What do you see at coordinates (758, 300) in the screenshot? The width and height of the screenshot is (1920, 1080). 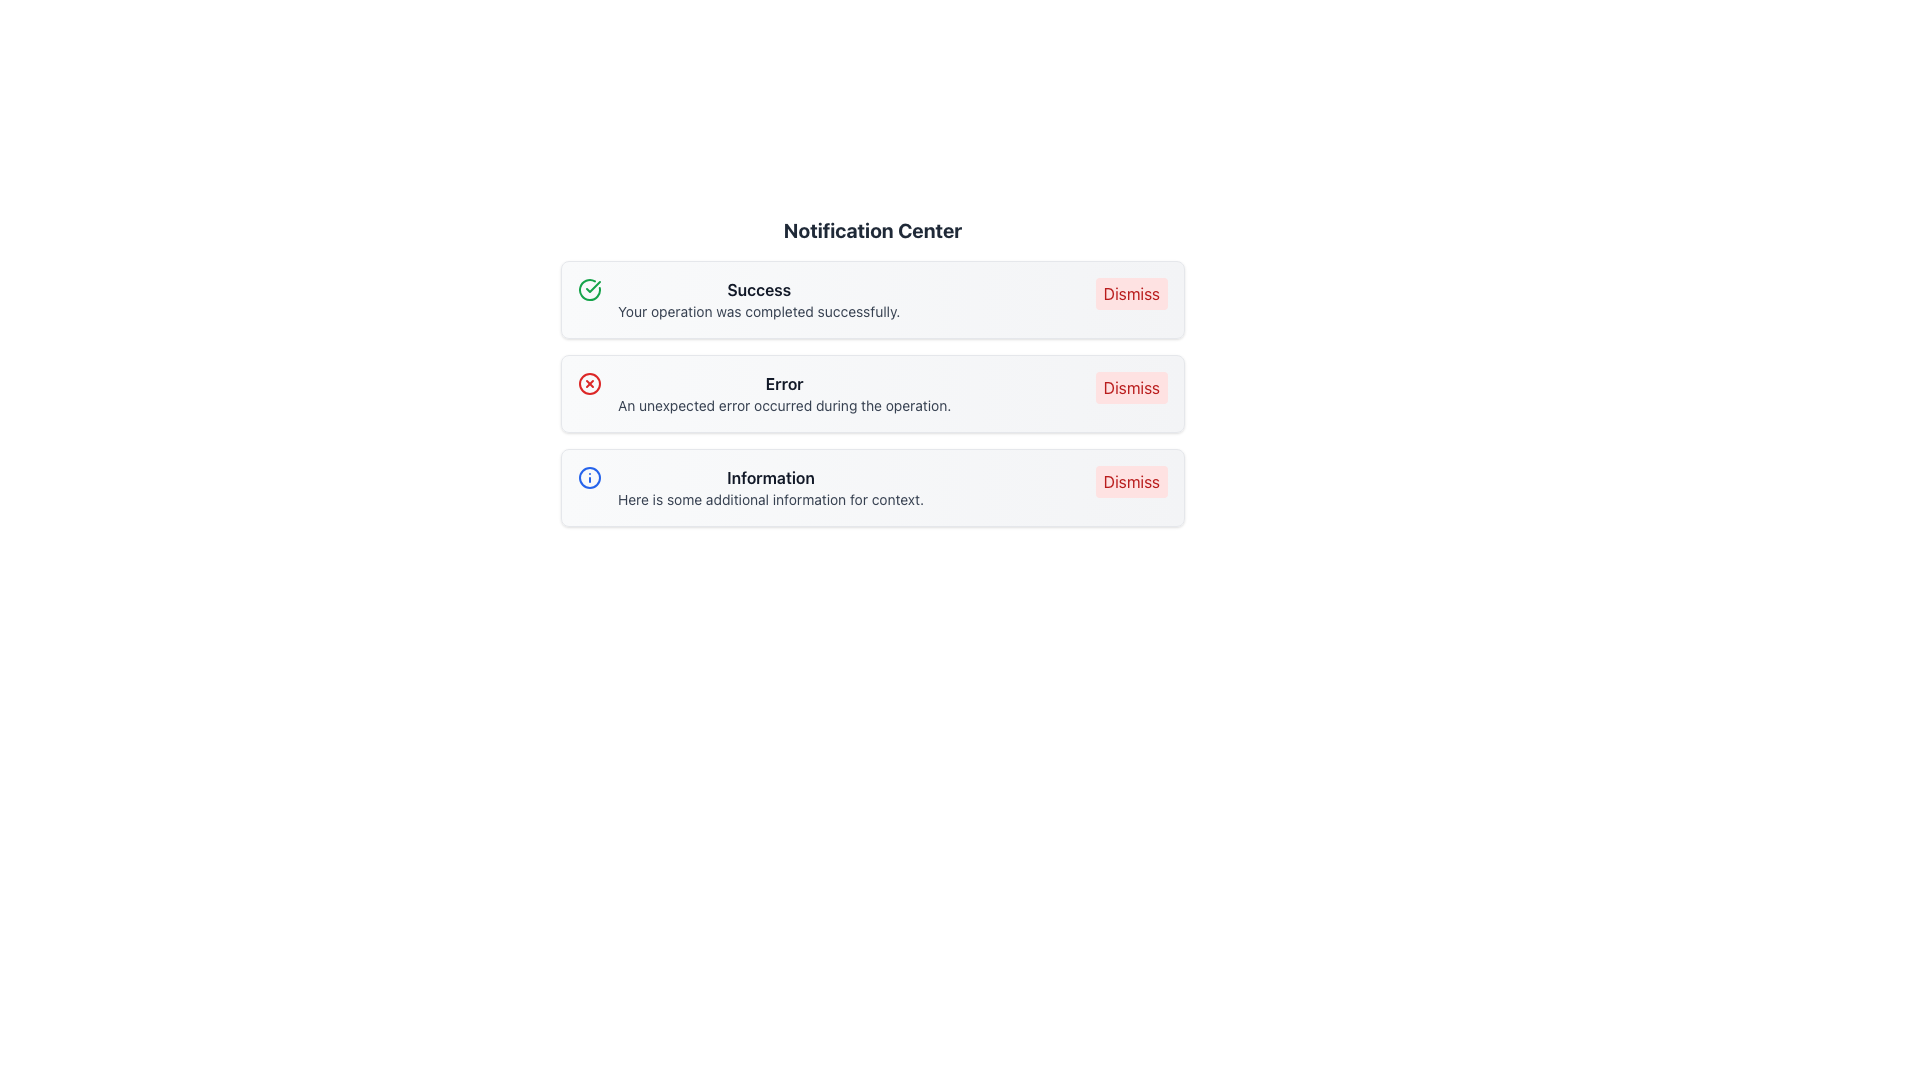 I see `the success message text display, which is the second component within the first notification card in the Notification Center, indicating successful completion of an operation` at bounding box center [758, 300].